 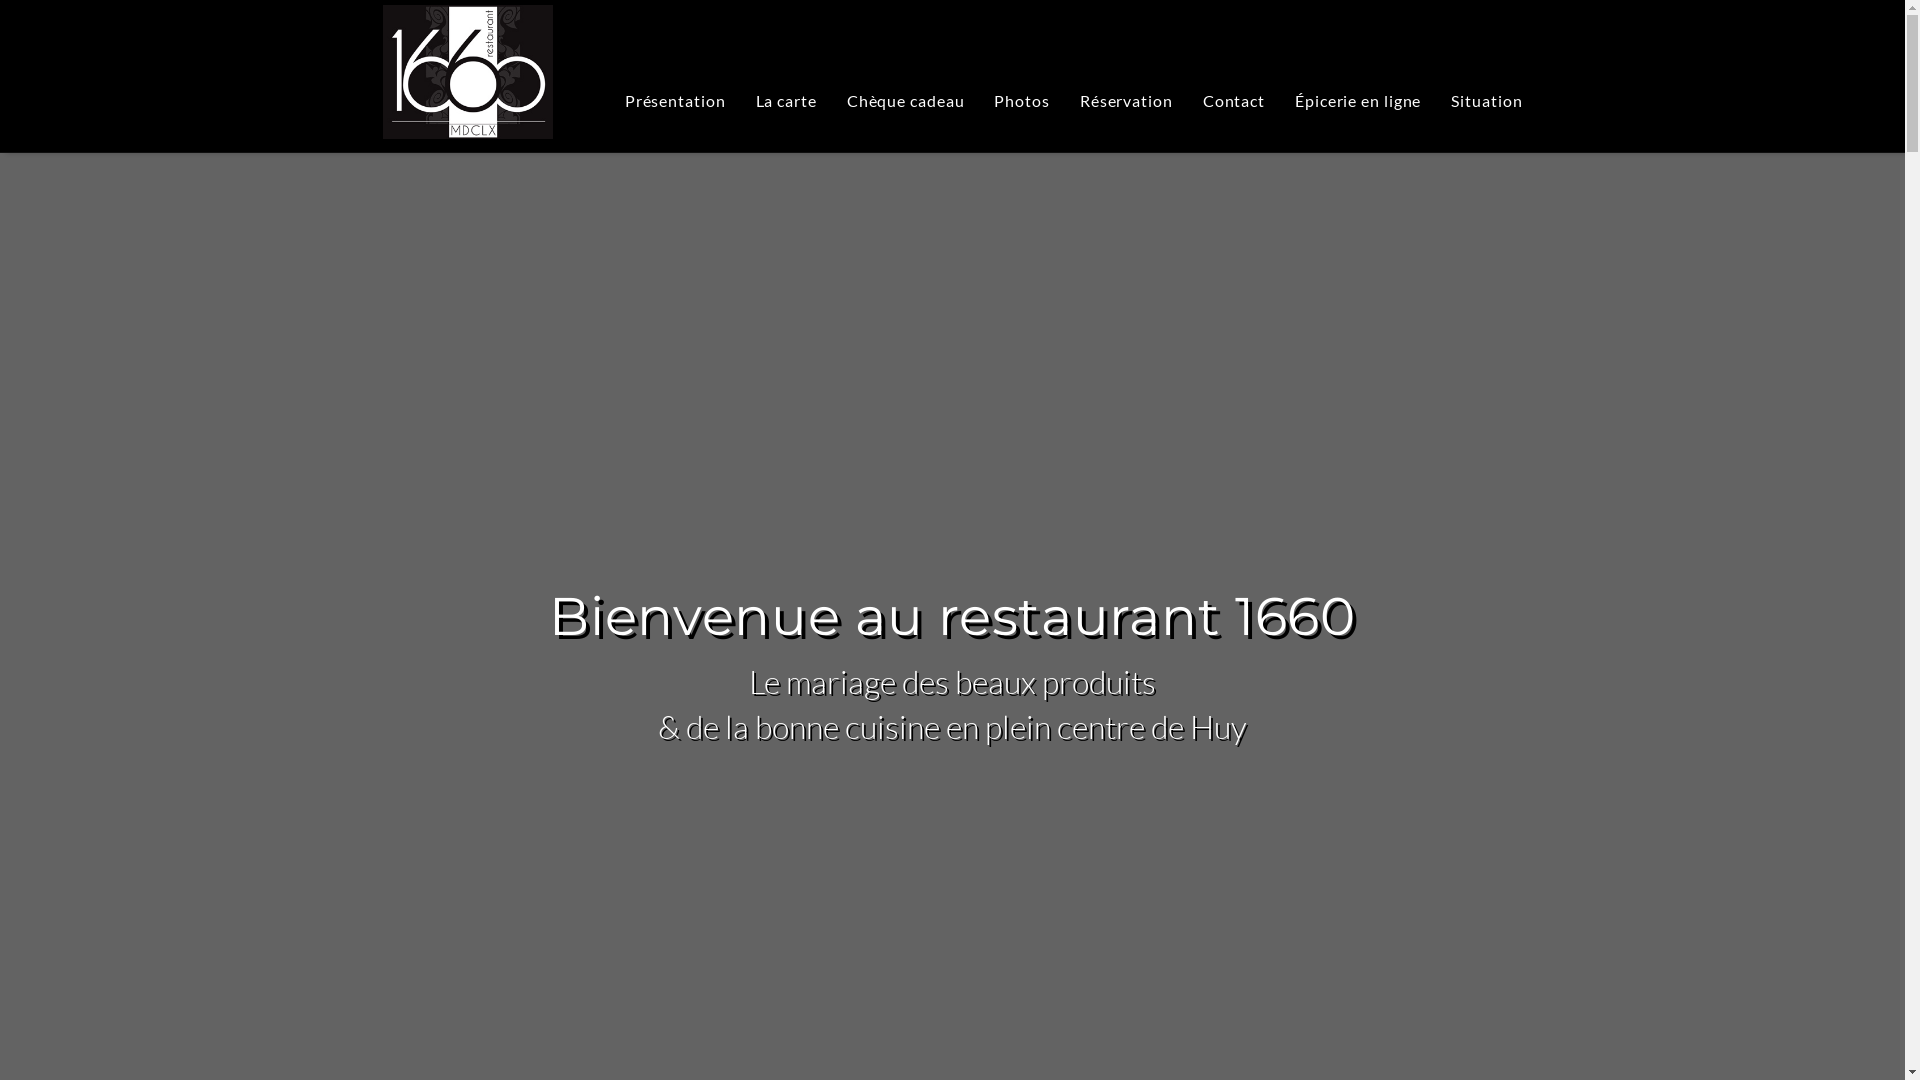 I want to click on 'La carte', so click(x=785, y=100).